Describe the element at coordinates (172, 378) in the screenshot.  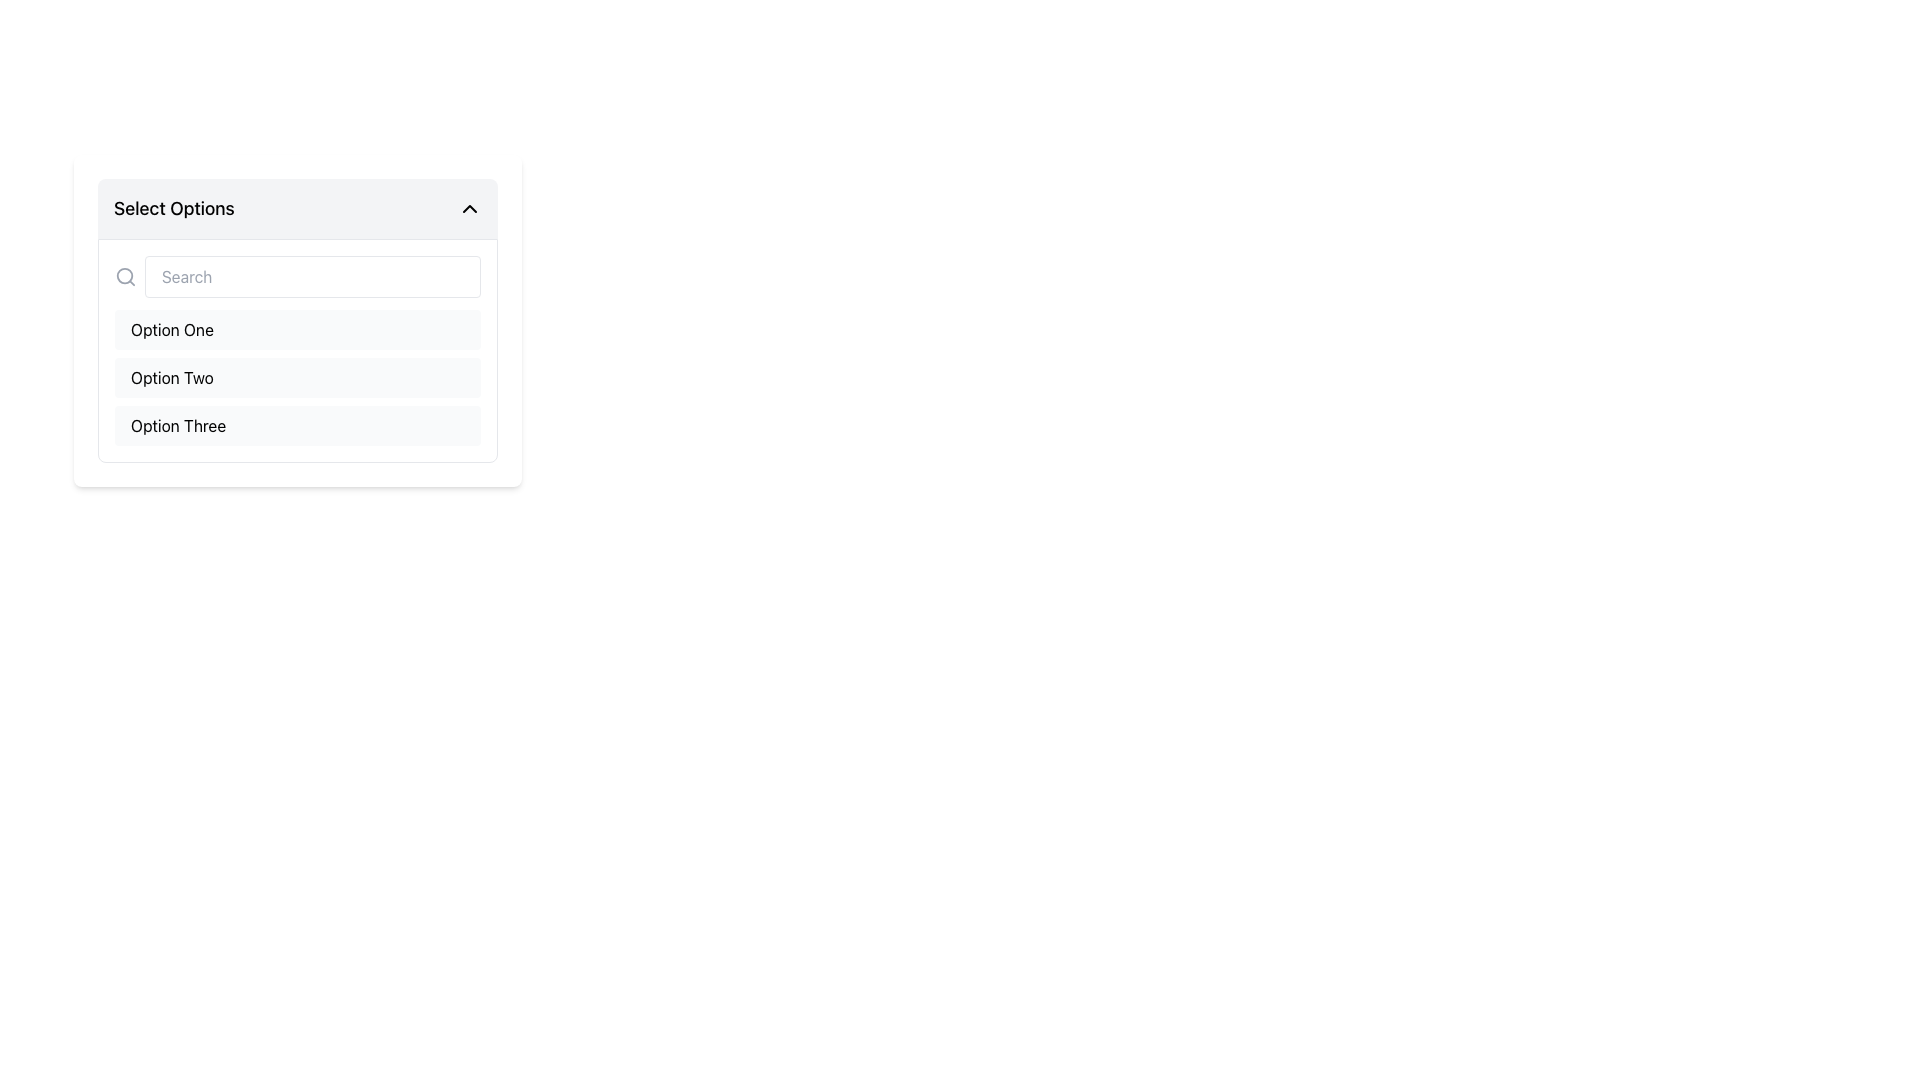
I see `the second option in the dropdown menu labeled 'Option Two'` at that location.